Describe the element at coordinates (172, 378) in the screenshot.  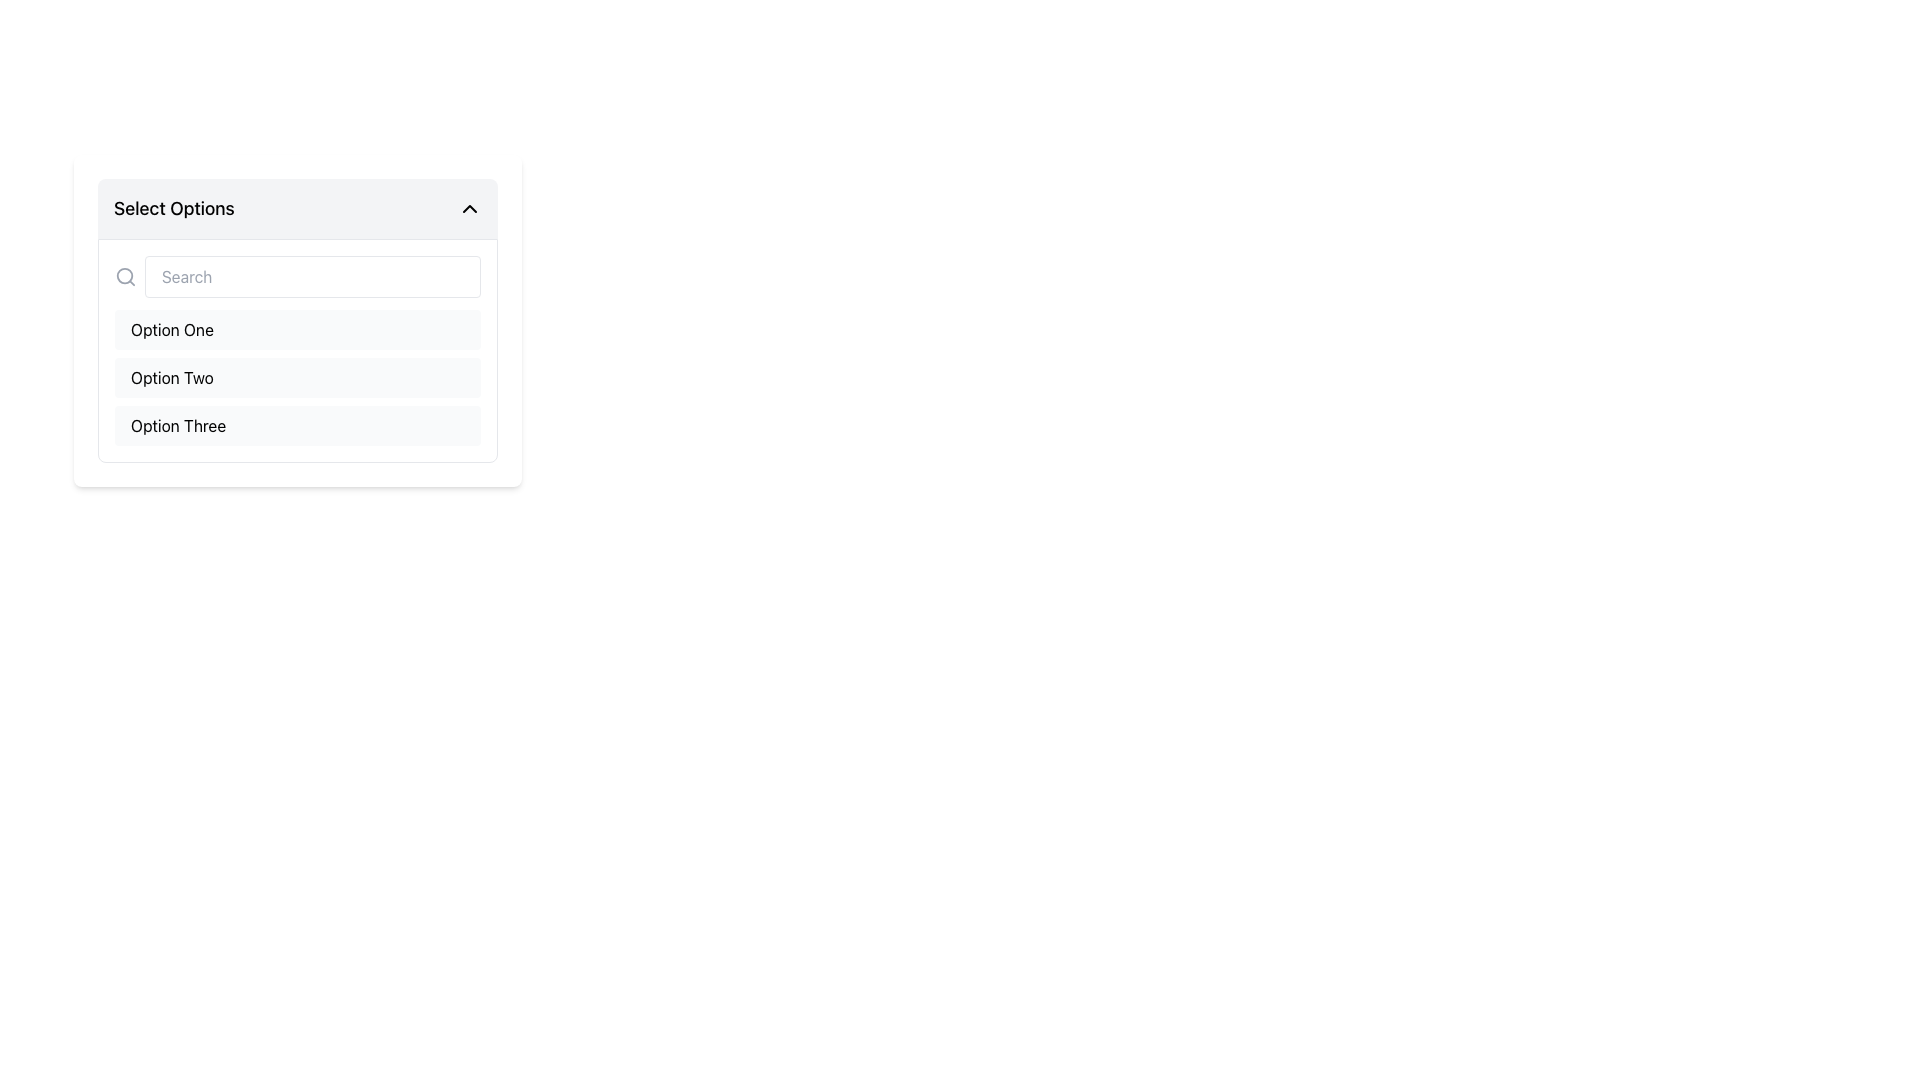
I see `the second option in the dropdown menu labeled 'Option Two'` at that location.